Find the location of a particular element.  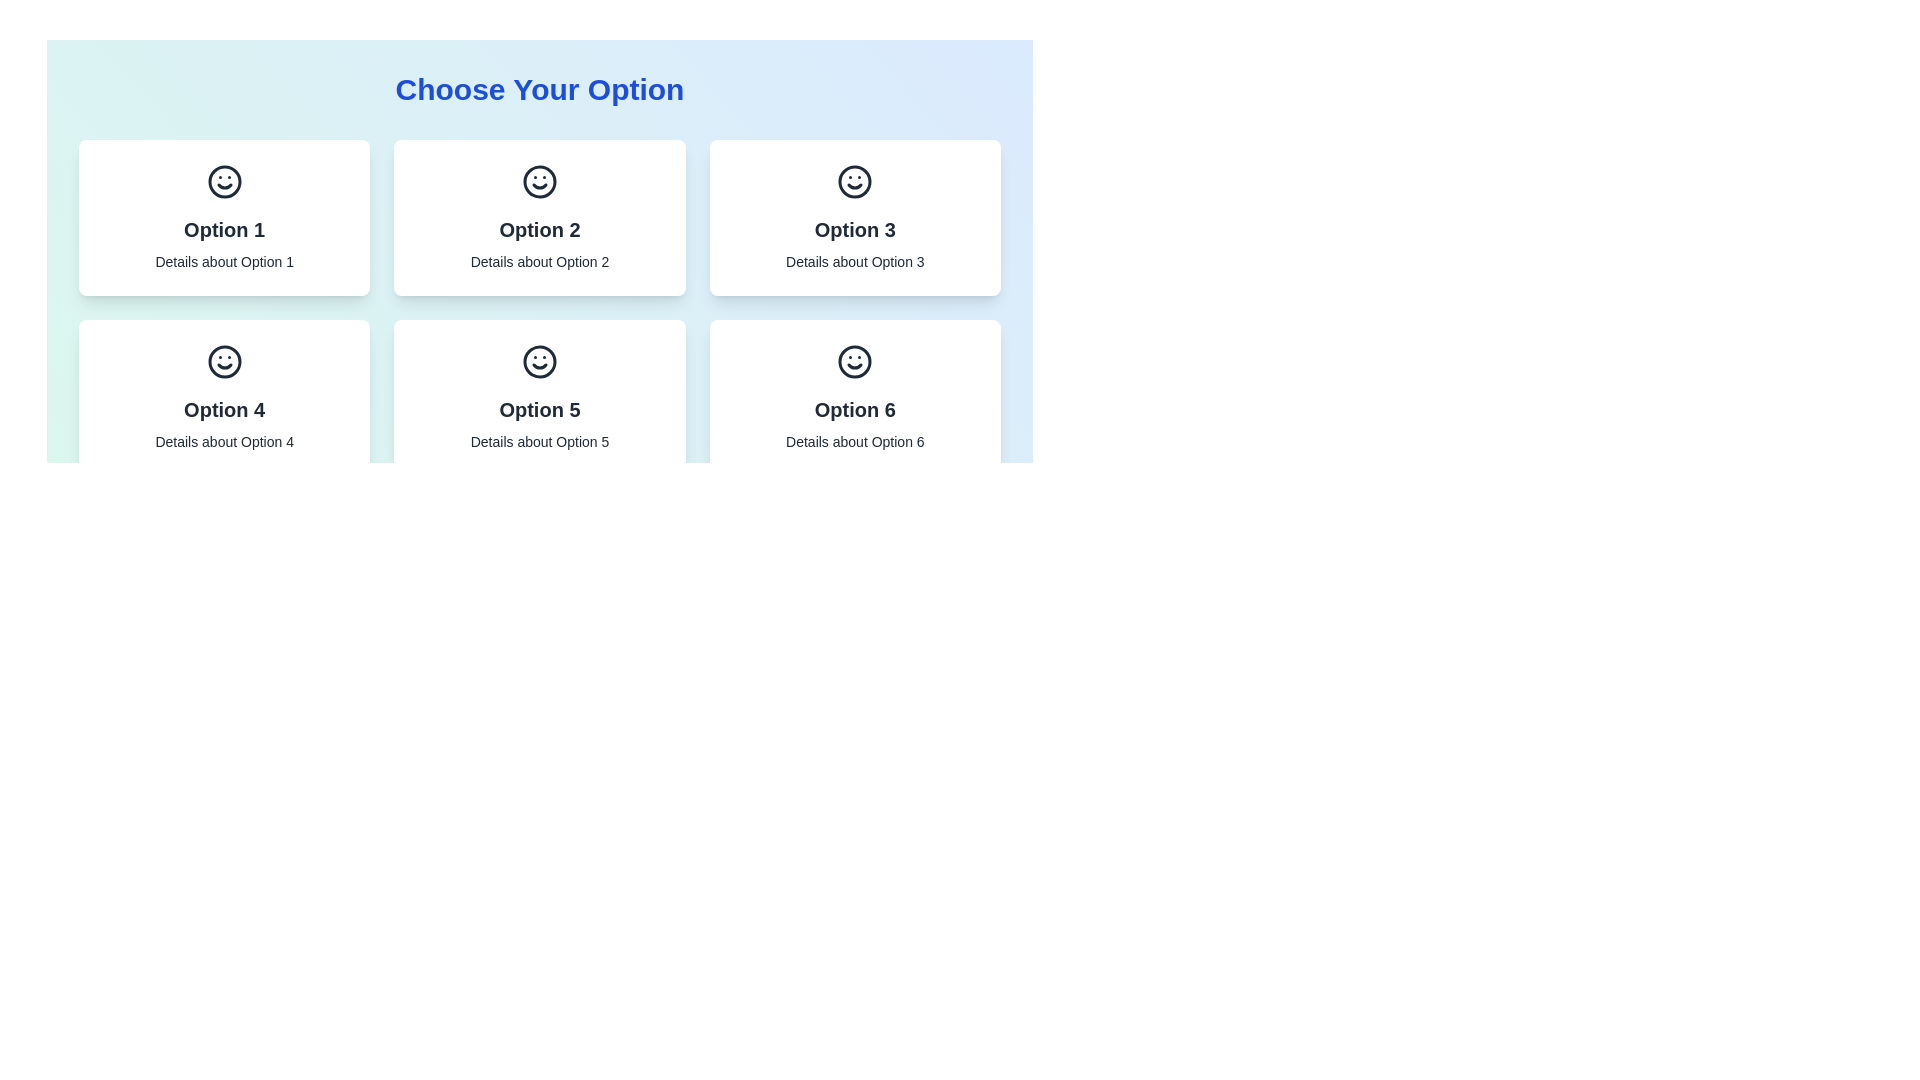

the selectable card representing 'Option 5' is located at coordinates (539, 397).